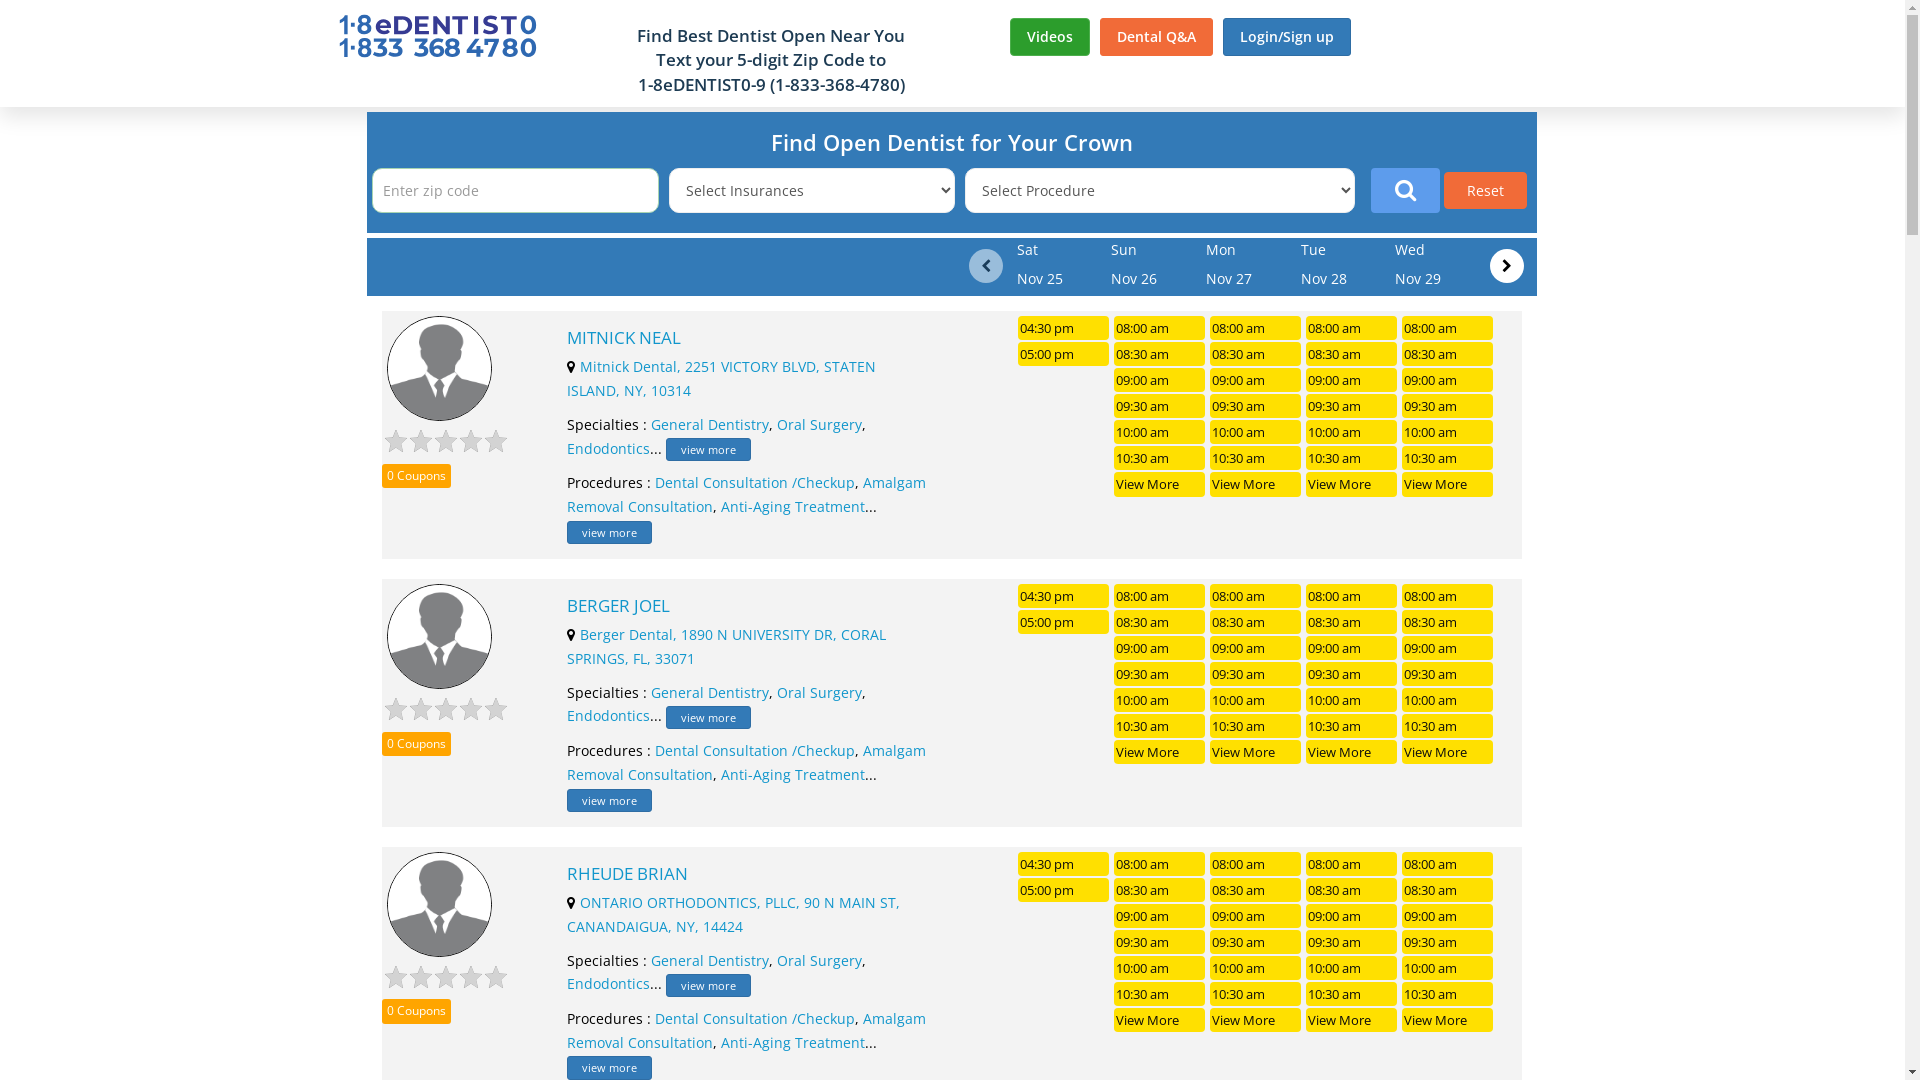  I want to click on 'Login/Sign up', so click(1286, 37).